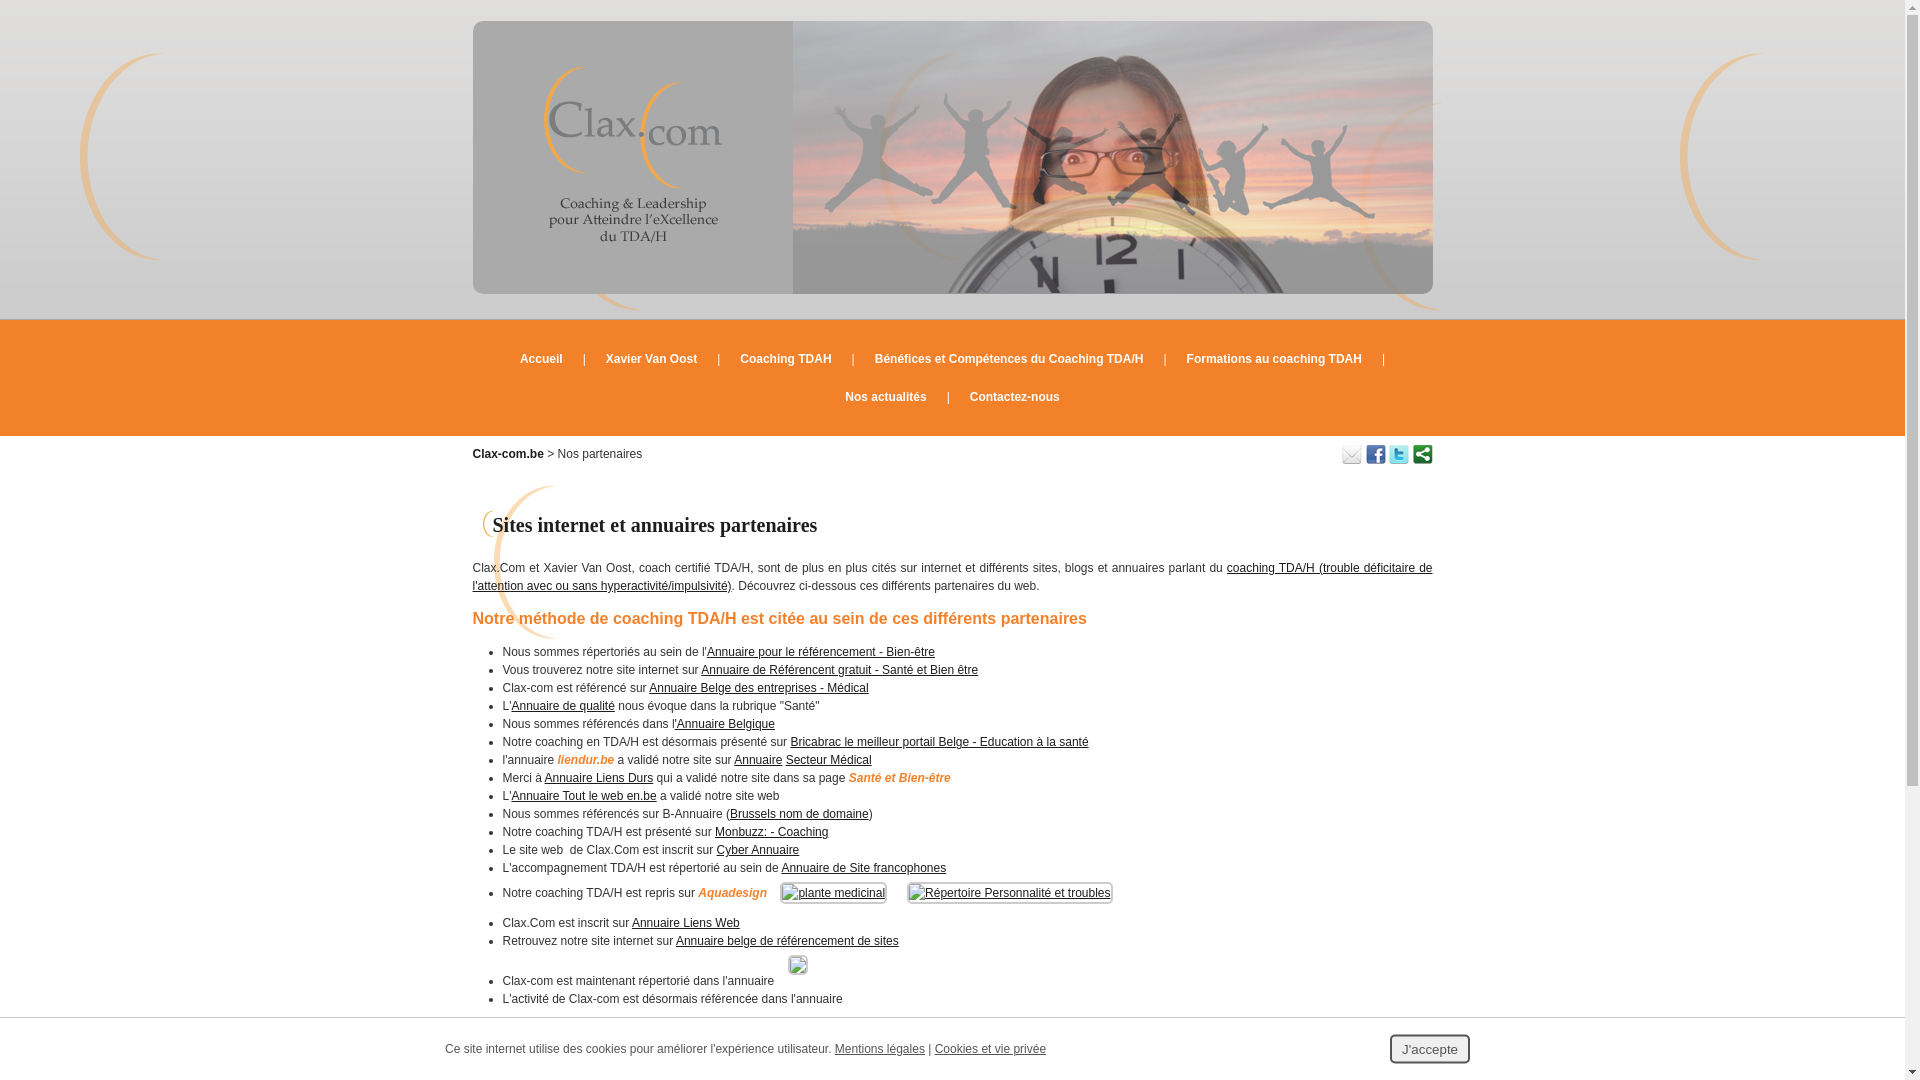 Image resolution: width=1920 pixels, height=1080 pixels. What do you see at coordinates (686, 922) in the screenshot?
I see `'Annuaire Liens Web'` at bounding box center [686, 922].